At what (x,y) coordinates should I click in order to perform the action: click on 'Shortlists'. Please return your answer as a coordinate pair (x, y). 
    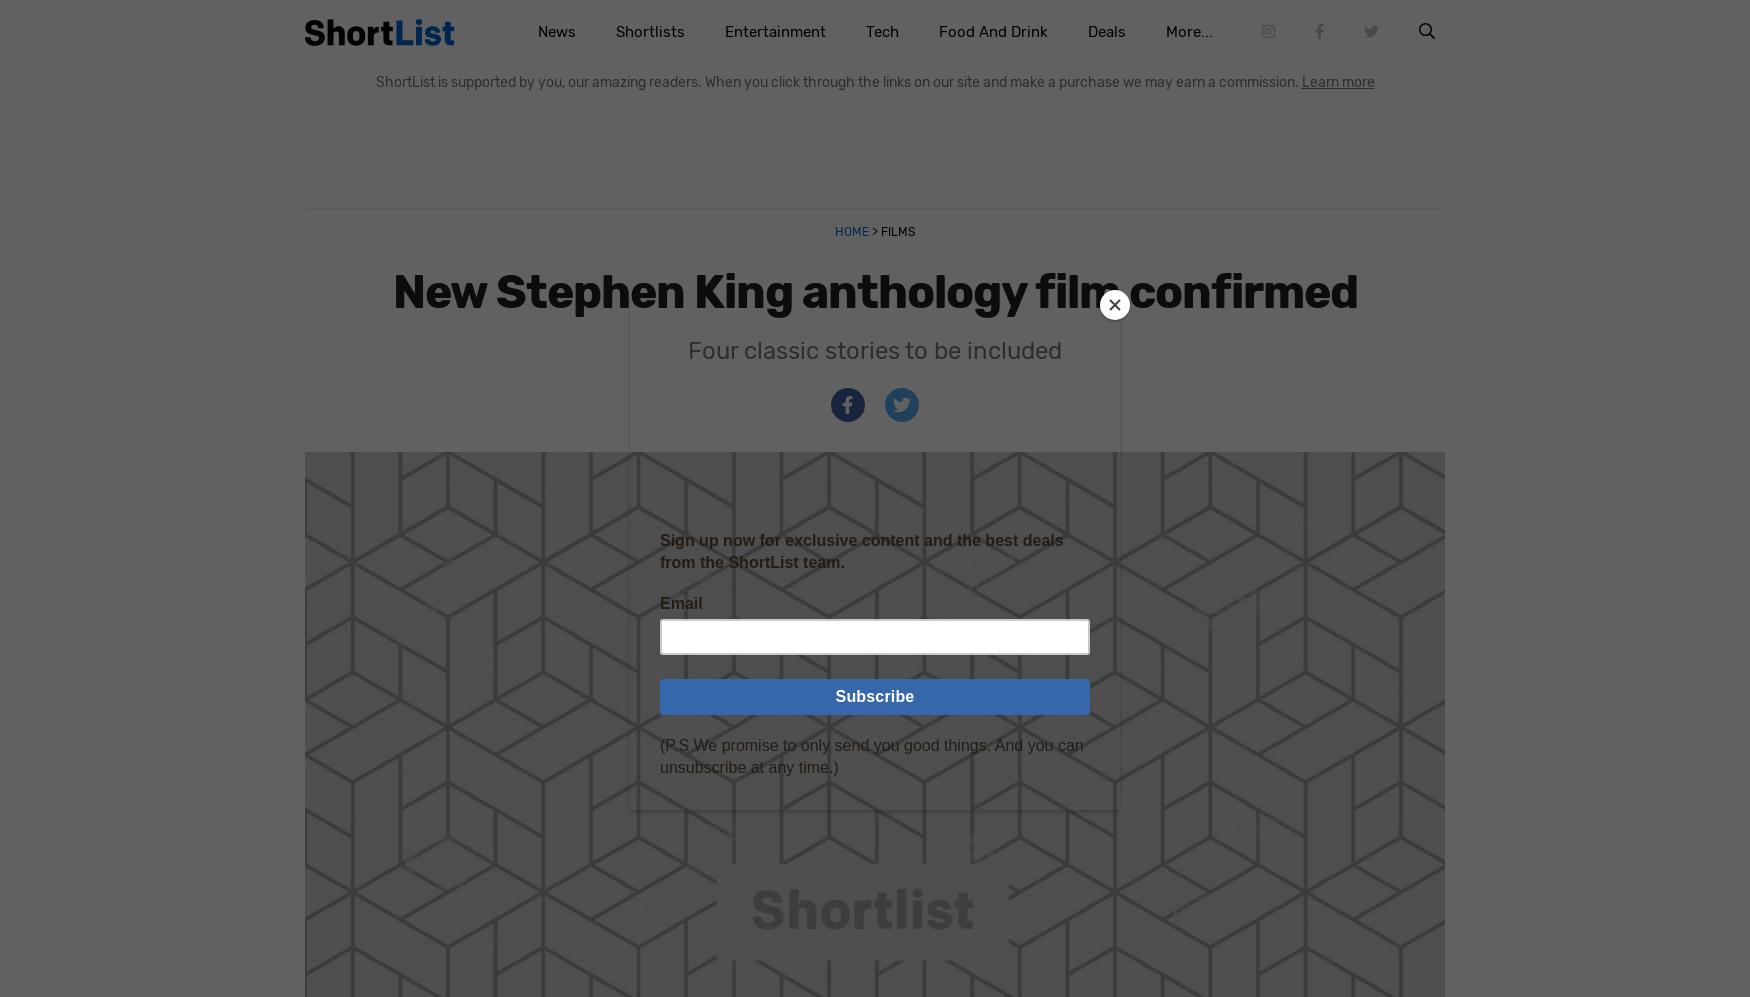
    Looking at the image, I should click on (648, 32).